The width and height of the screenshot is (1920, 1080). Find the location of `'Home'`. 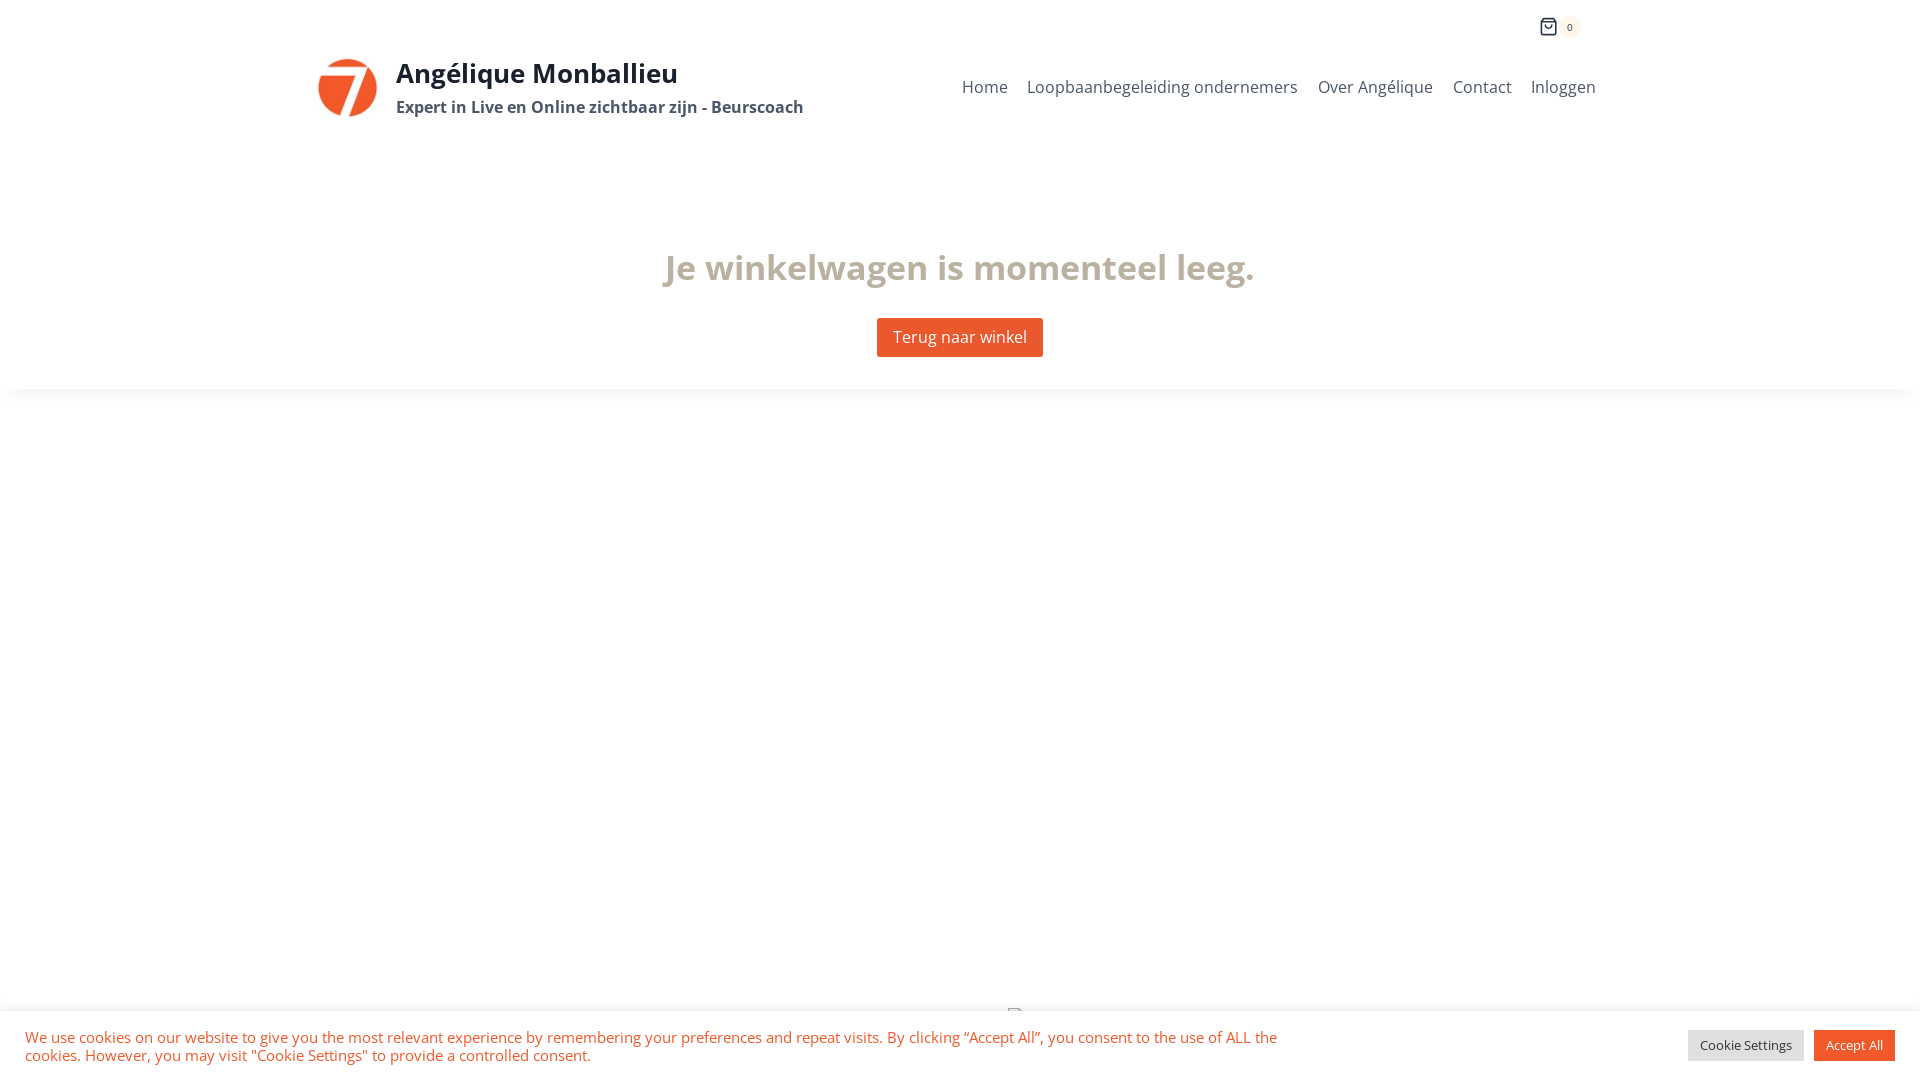

'Home' is located at coordinates (985, 86).